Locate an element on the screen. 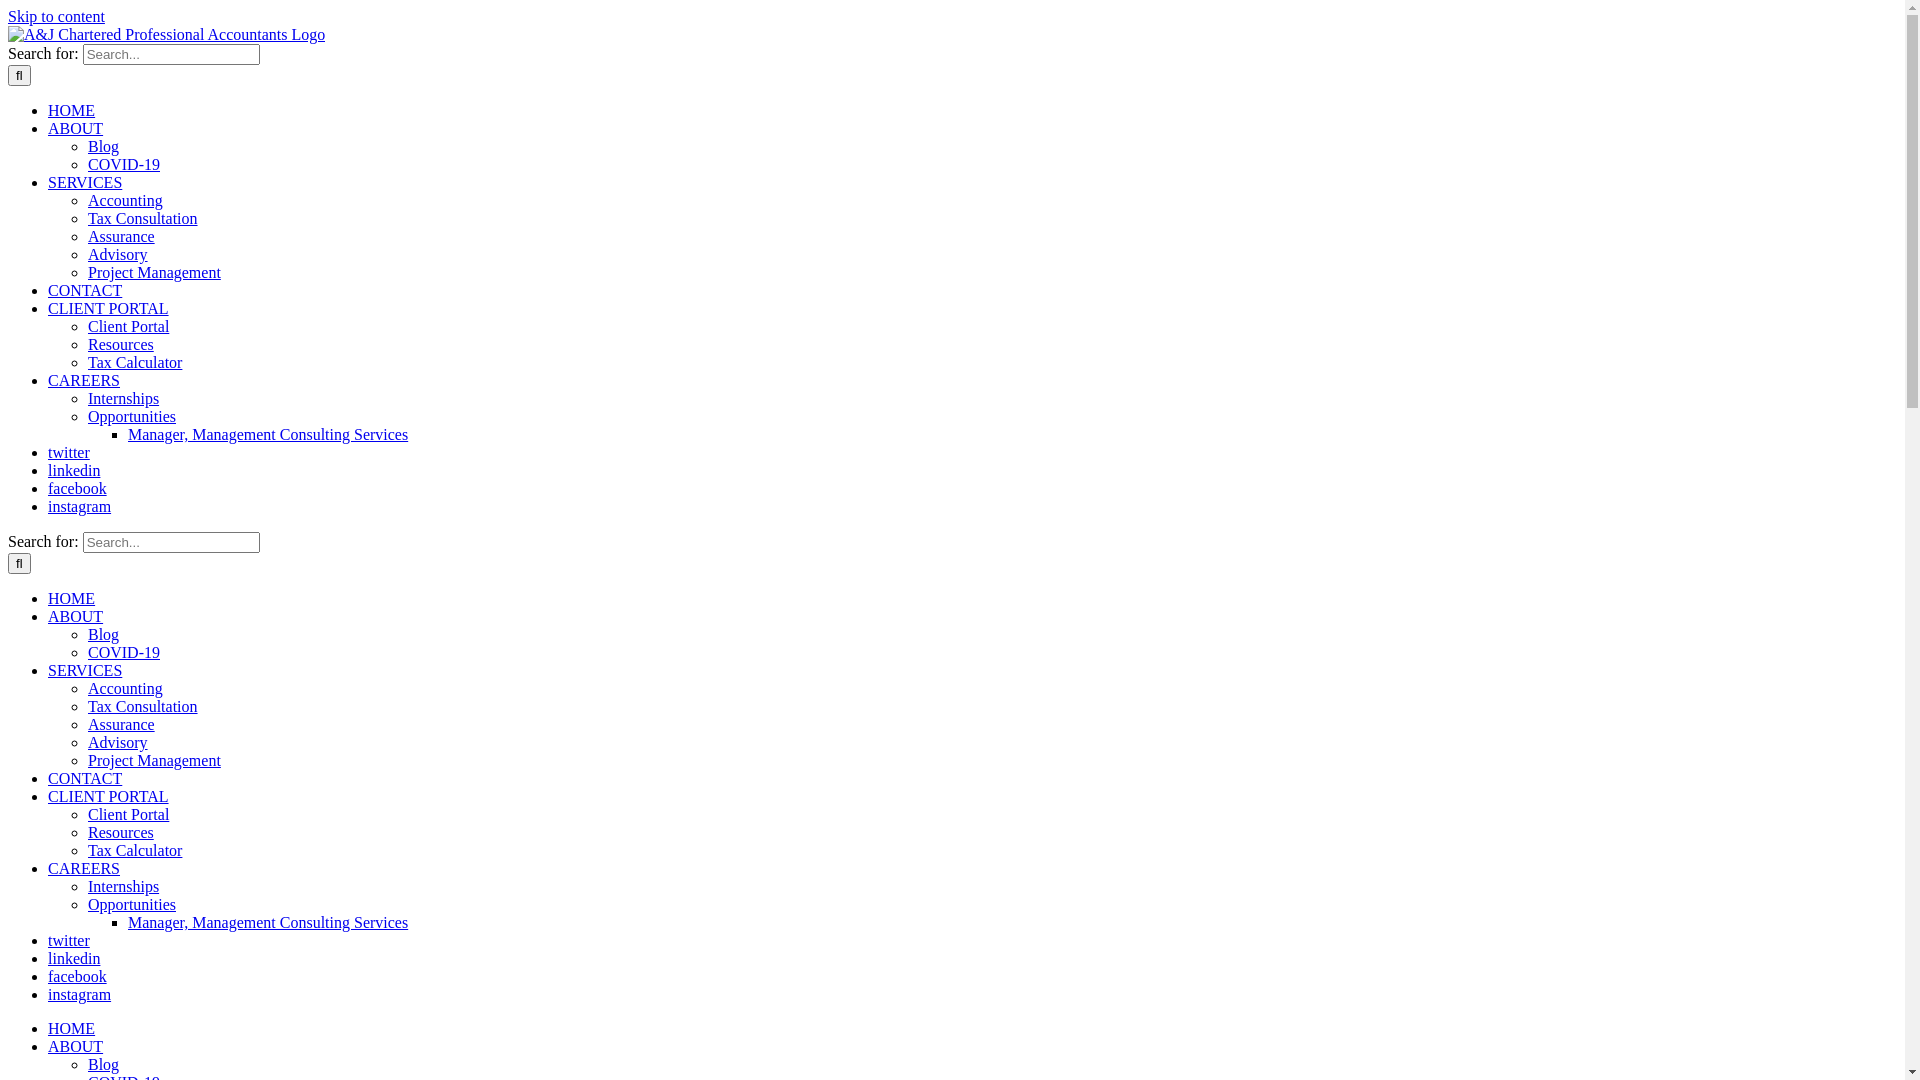 This screenshot has width=1920, height=1080. 'linkedin' is located at coordinates (48, 957).